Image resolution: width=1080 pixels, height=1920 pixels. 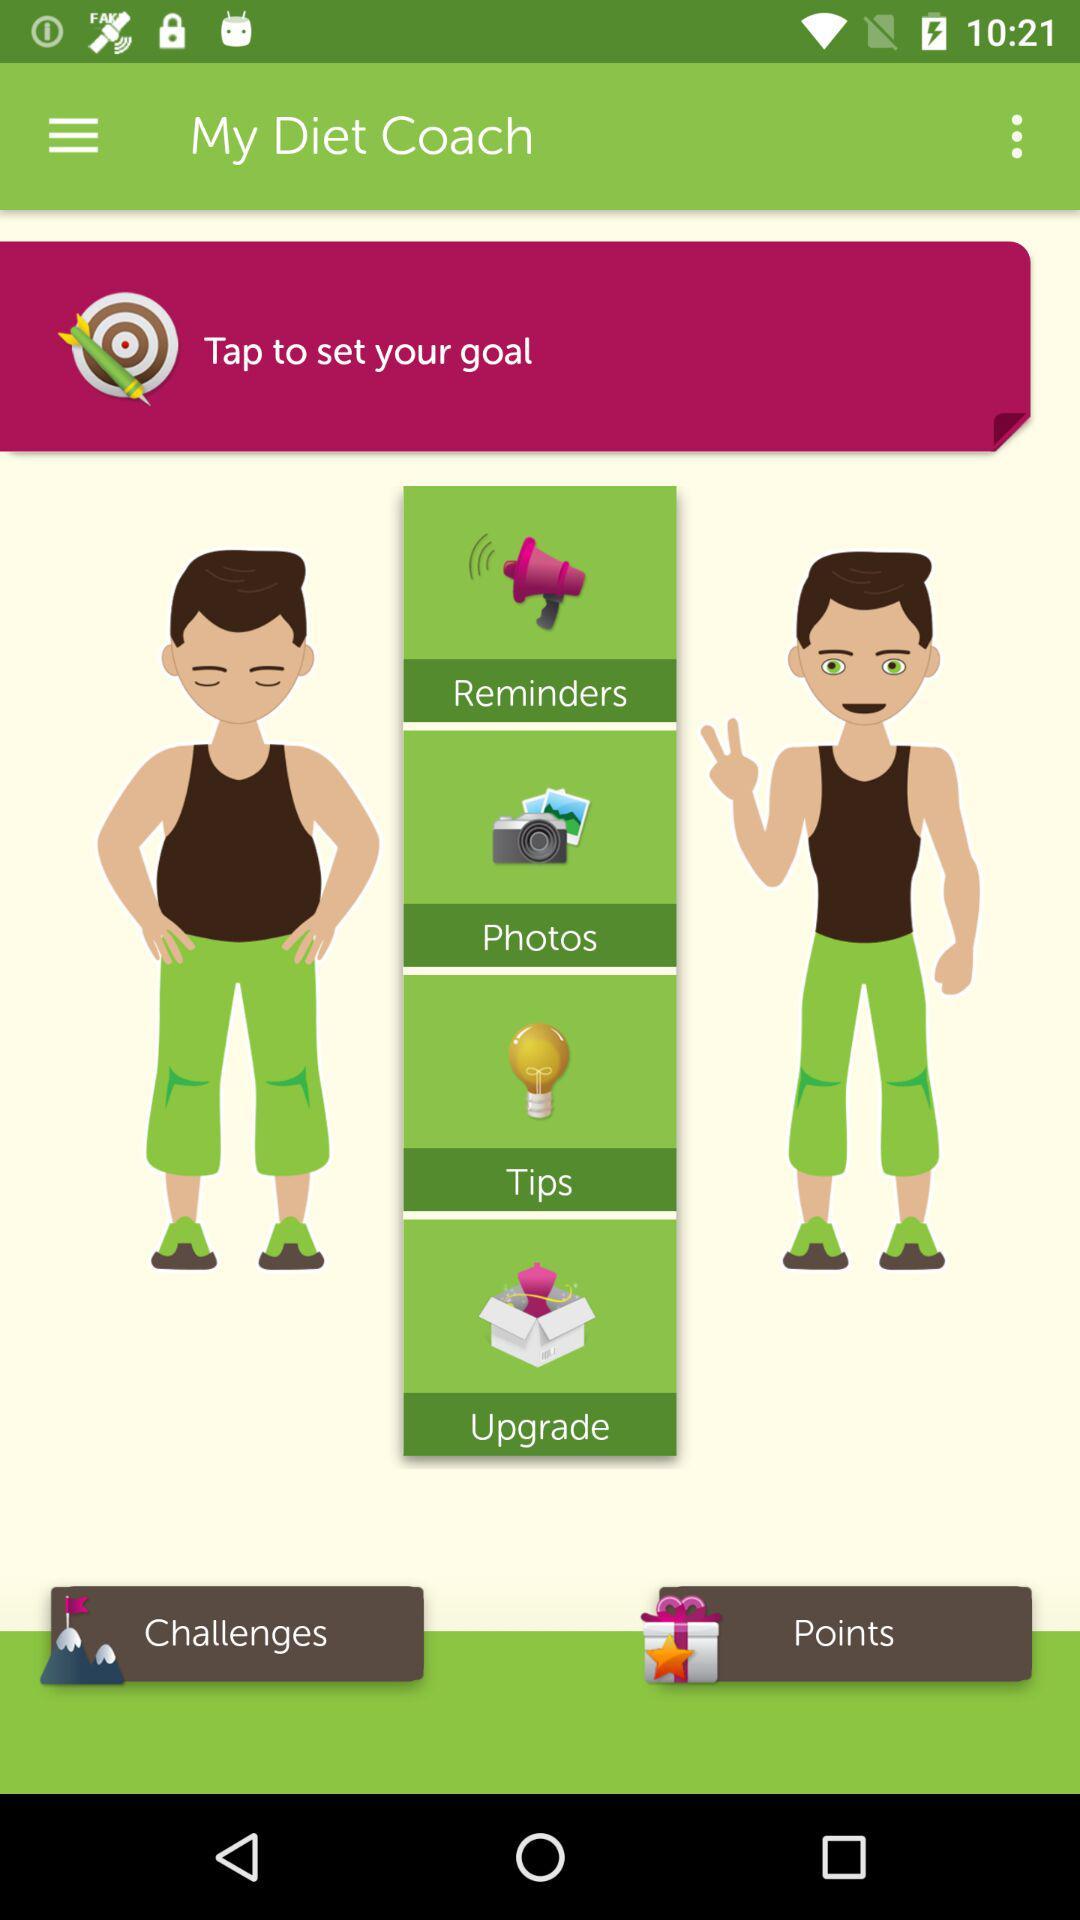 What do you see at coordinates (844, 1640) in the screenshot?
I see `points icon` at bounding box center [844, 1640].